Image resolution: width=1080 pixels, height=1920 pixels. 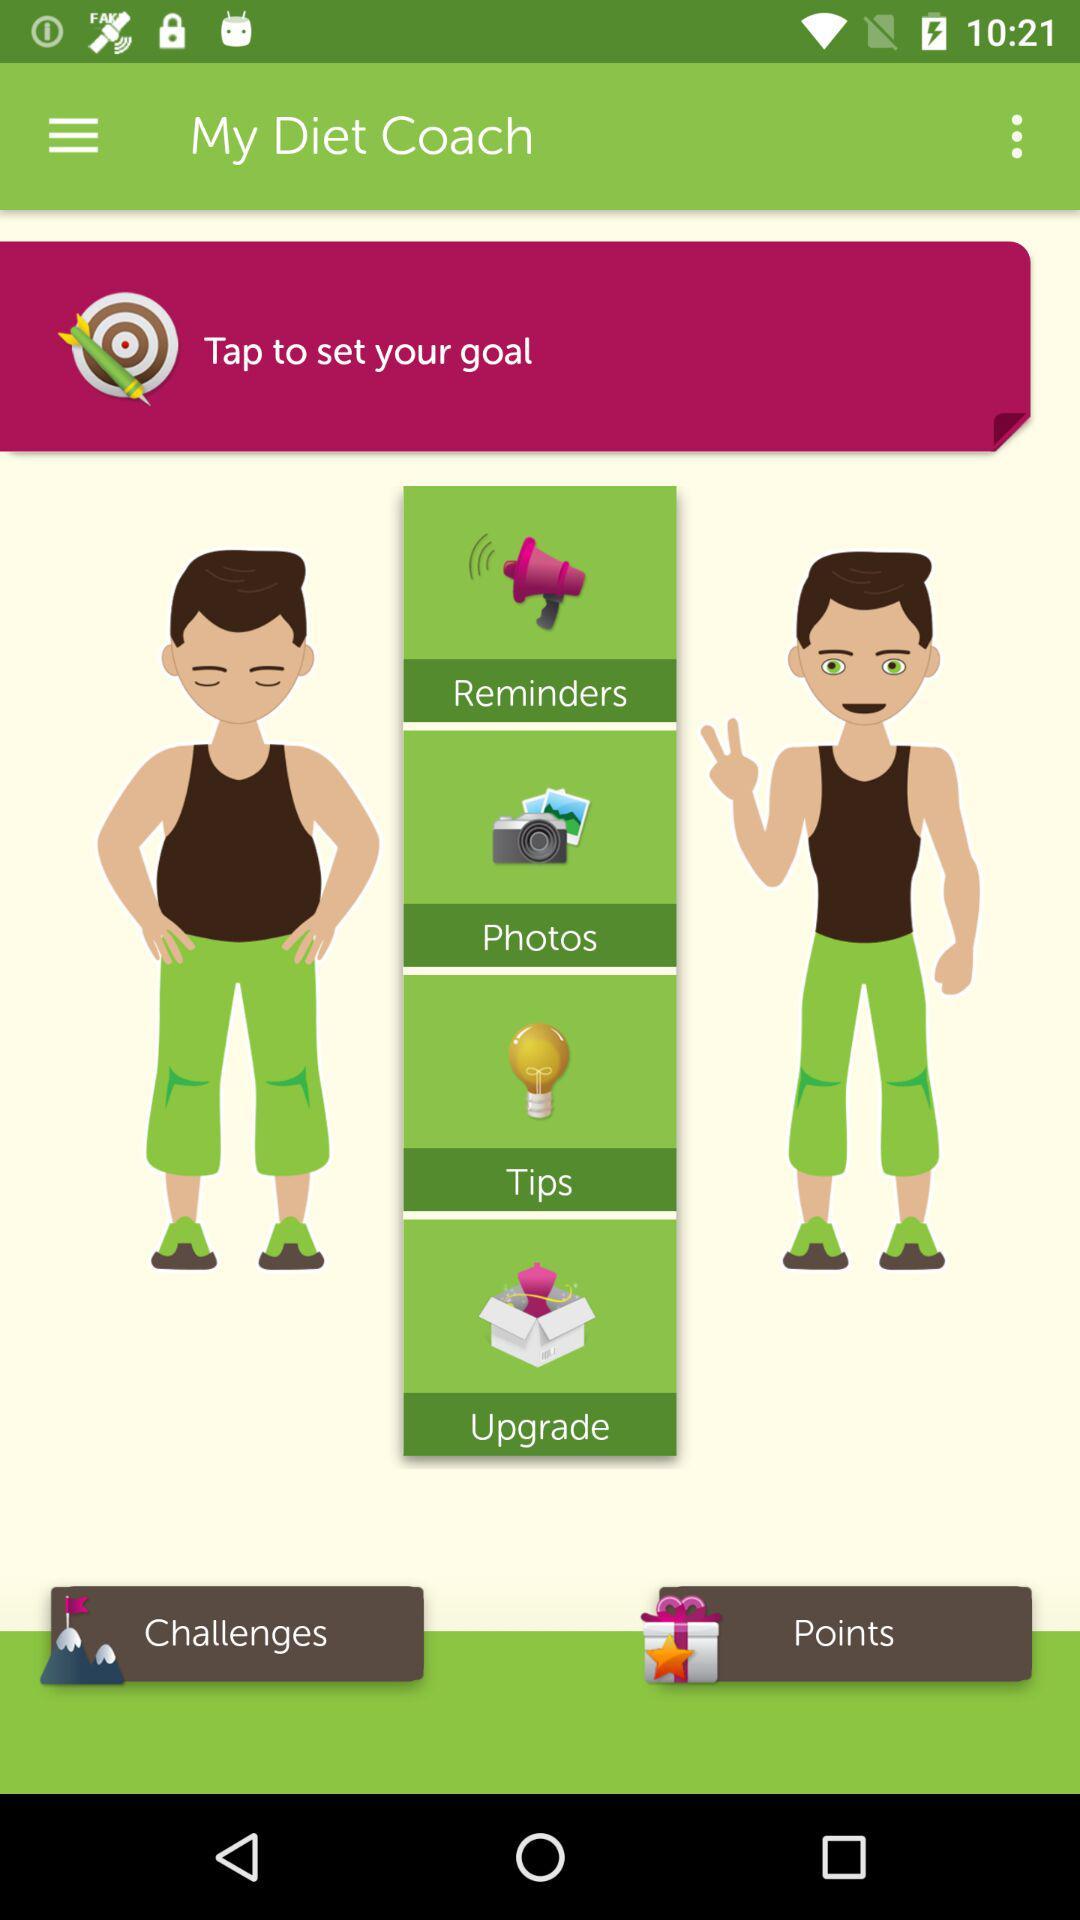 What do you see at coordinates (844, 1640) in the screenshot?
I see `points icon` at bounding box center [844, 1640].